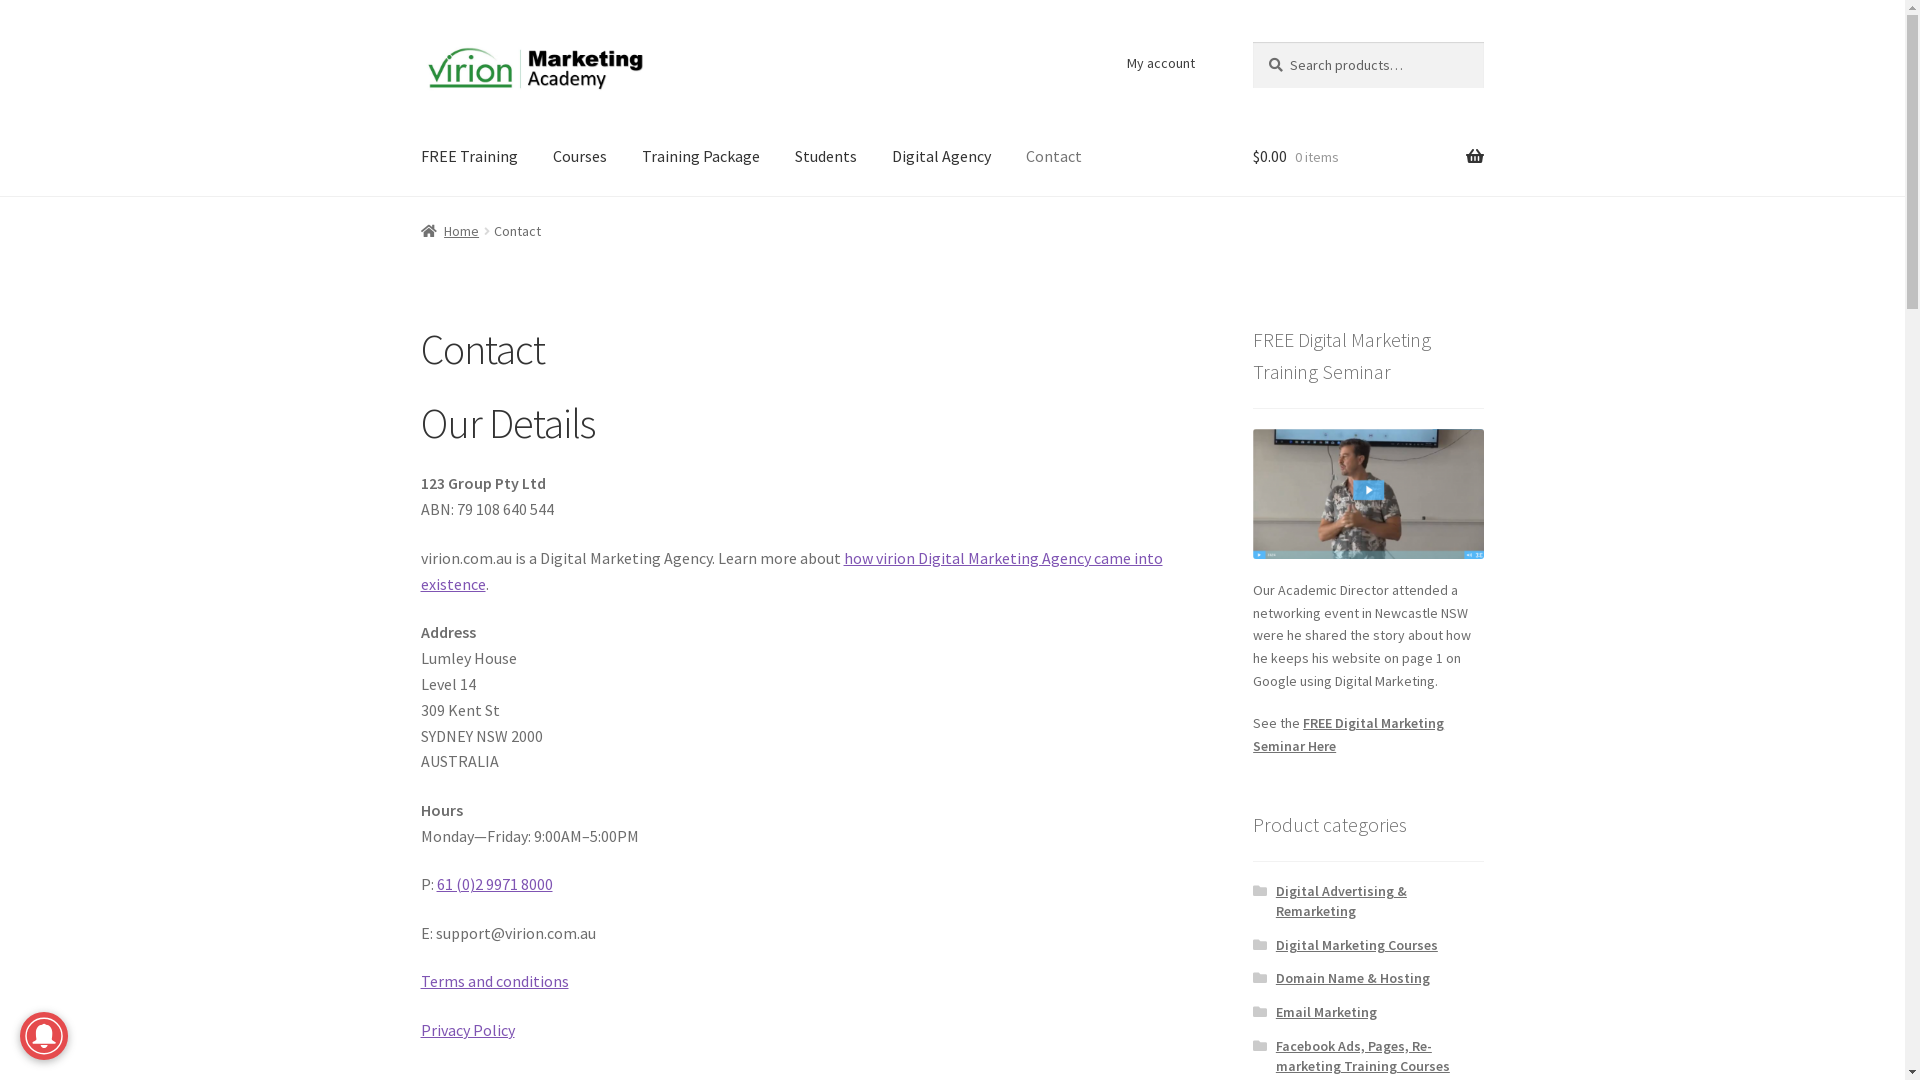 This screenshot has width=1920, height=1080. I want to click on 'Digital Marketing Courses', so click(1357, 945).